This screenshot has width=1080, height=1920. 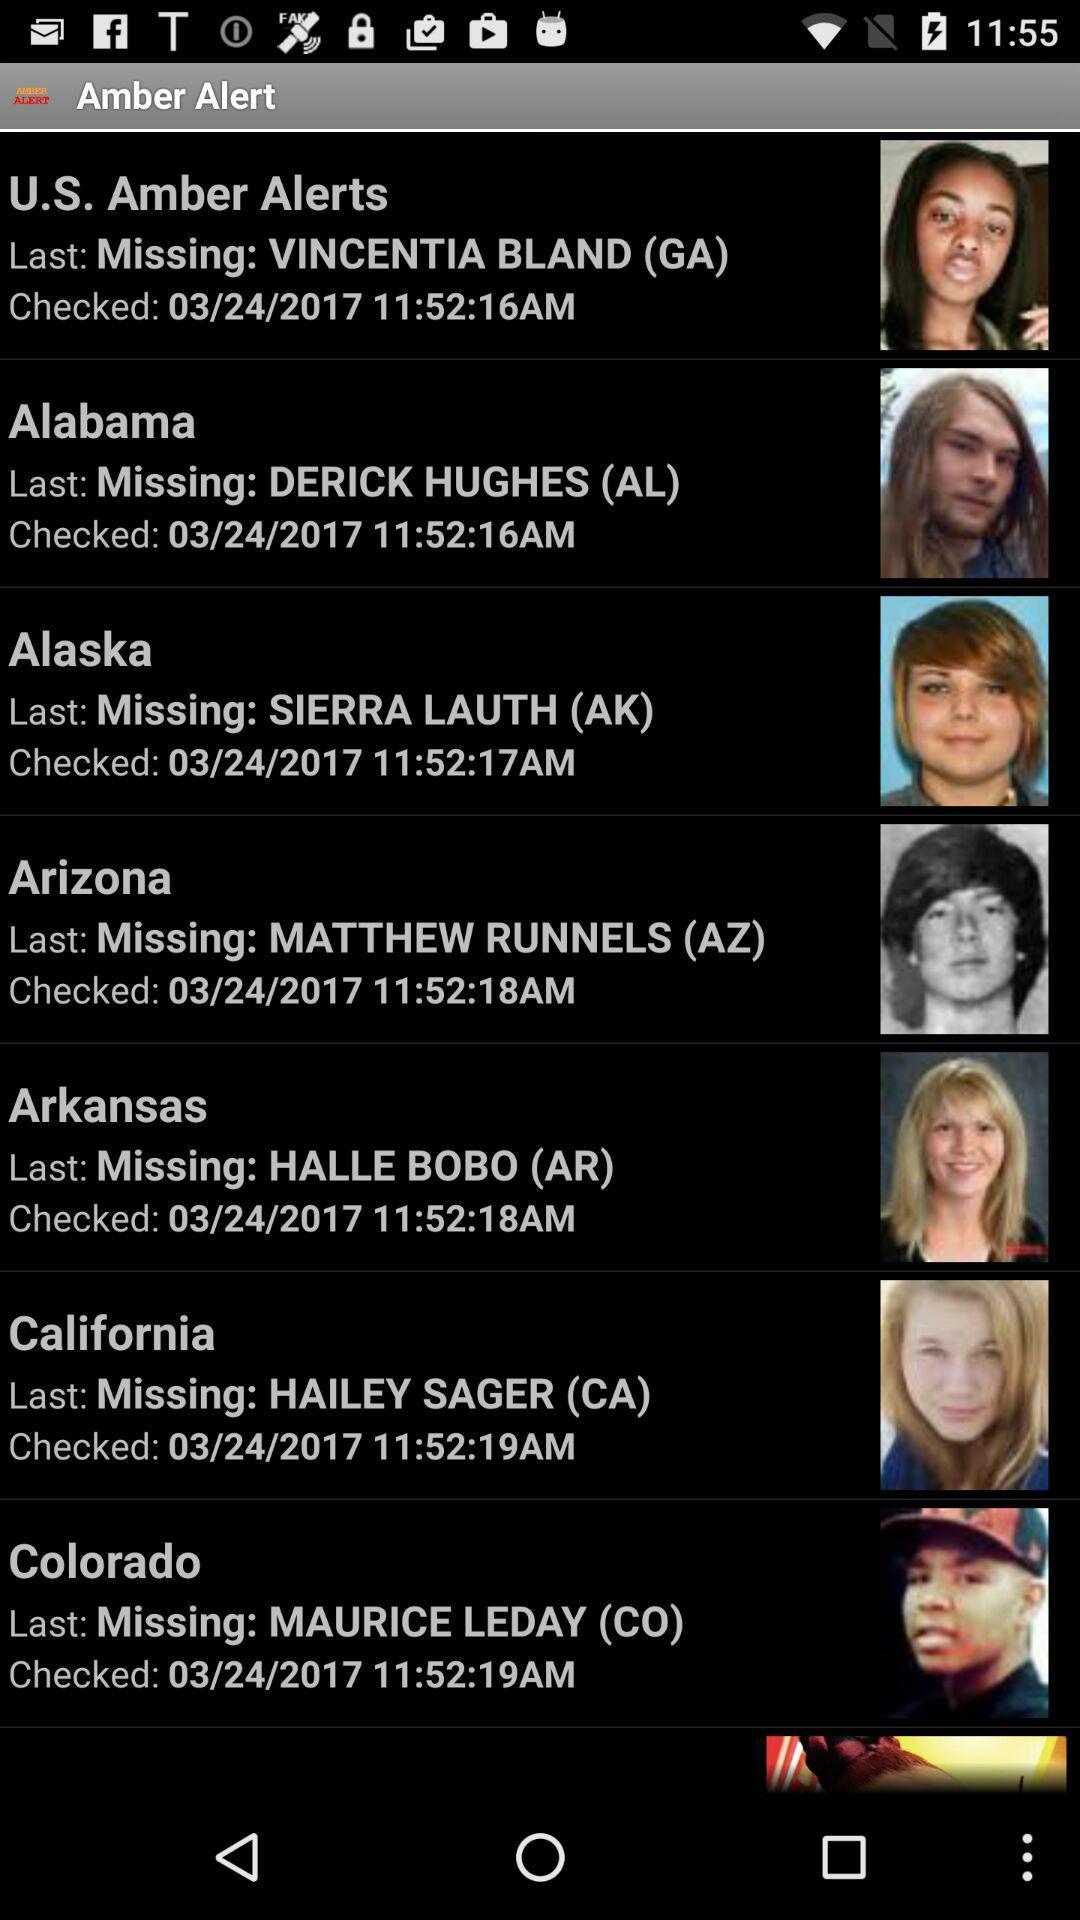 What do you see at coordinates (434, 191) in the screenshot?
I see `u s amber icon` at bounding box center [434, 191].